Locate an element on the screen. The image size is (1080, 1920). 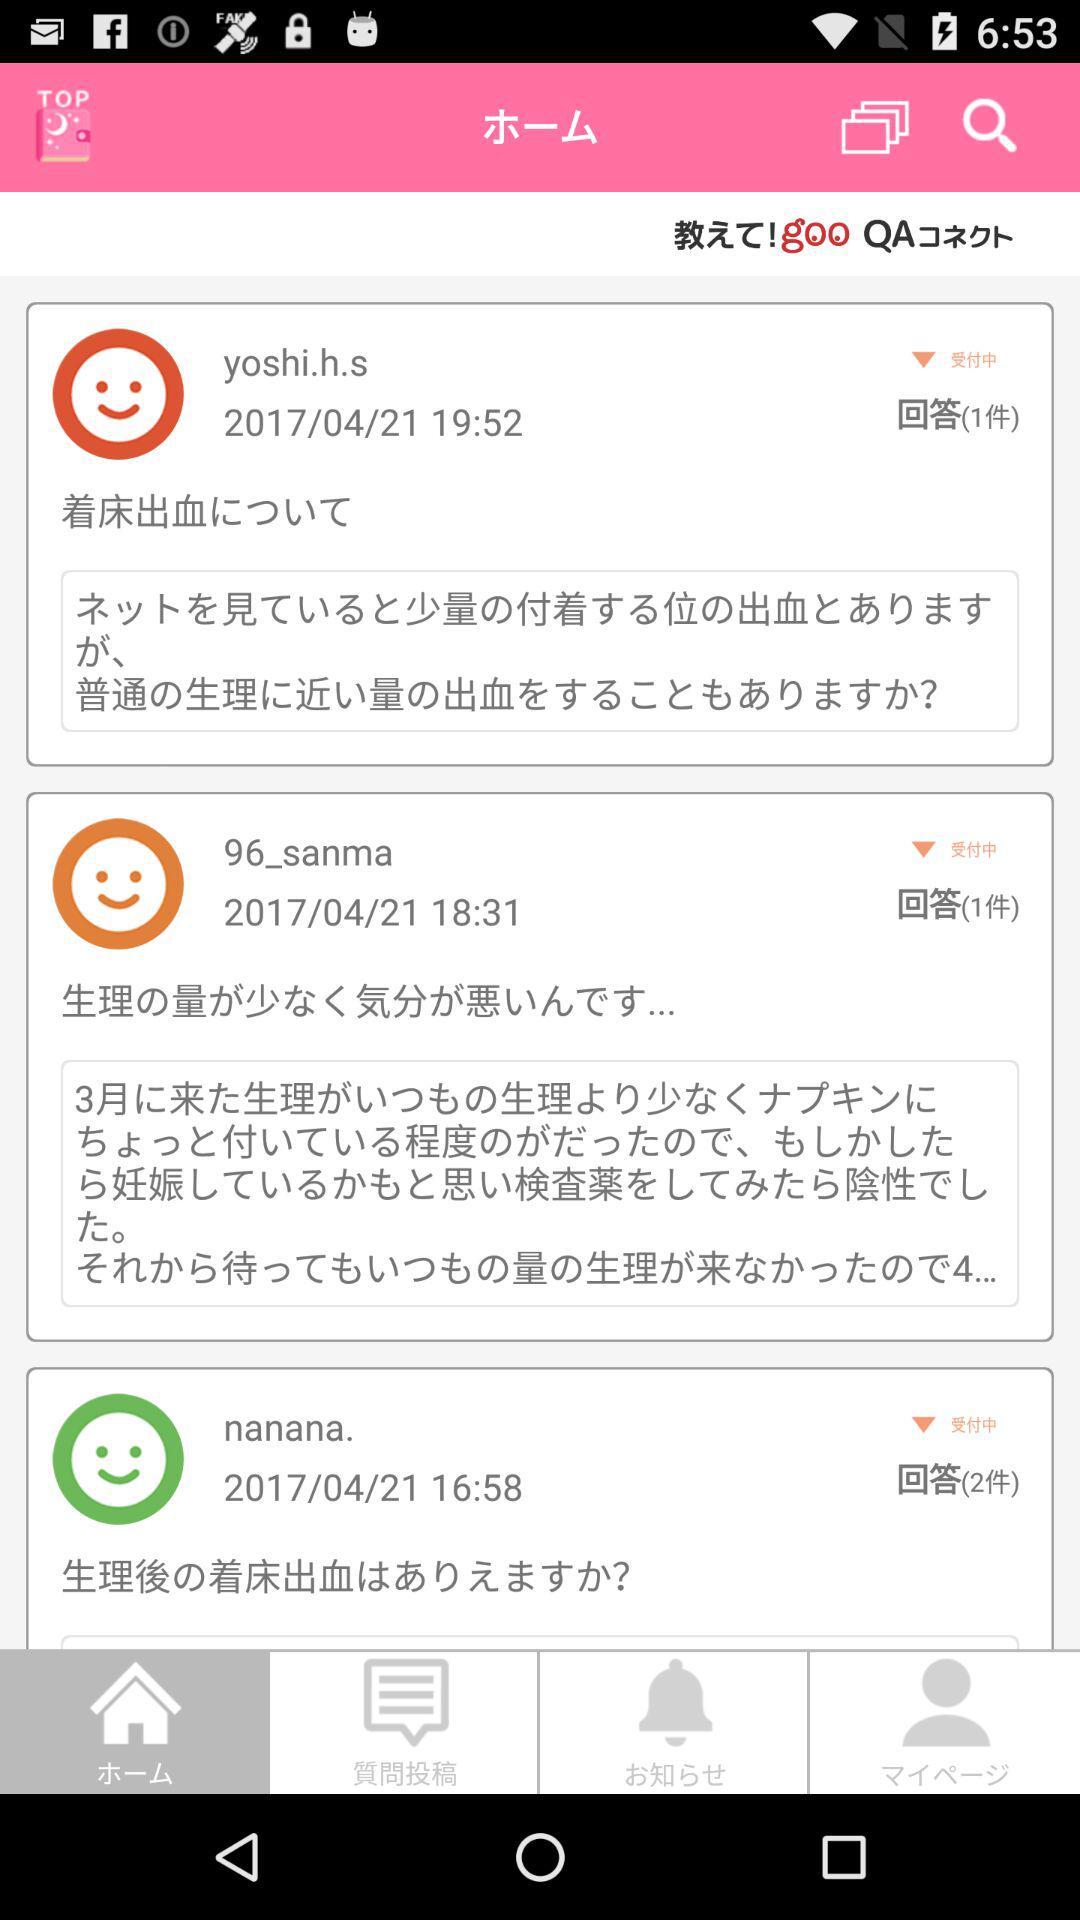
yoshi.h.s is located at coordinates (295, 361).